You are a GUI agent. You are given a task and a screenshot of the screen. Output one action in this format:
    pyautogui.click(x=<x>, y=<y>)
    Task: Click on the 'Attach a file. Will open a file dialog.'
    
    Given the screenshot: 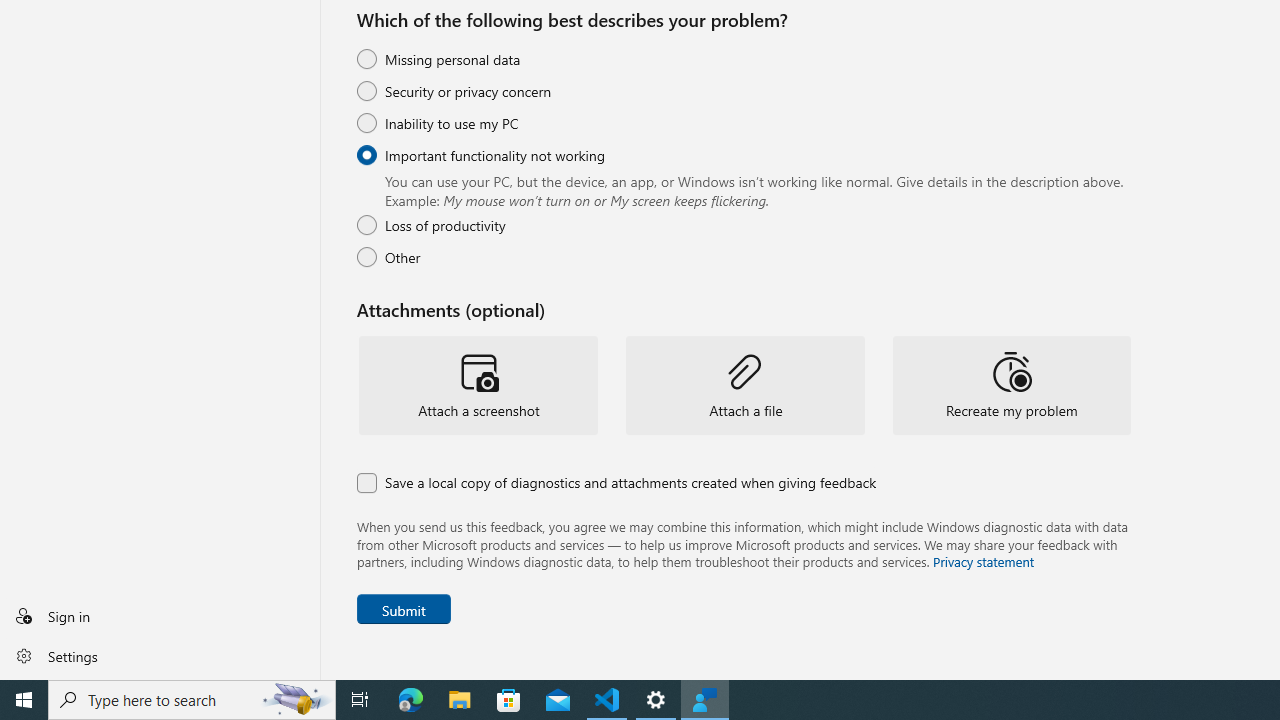 What is the action you would take?
    pyautogui.click(x=744, y=385)
    